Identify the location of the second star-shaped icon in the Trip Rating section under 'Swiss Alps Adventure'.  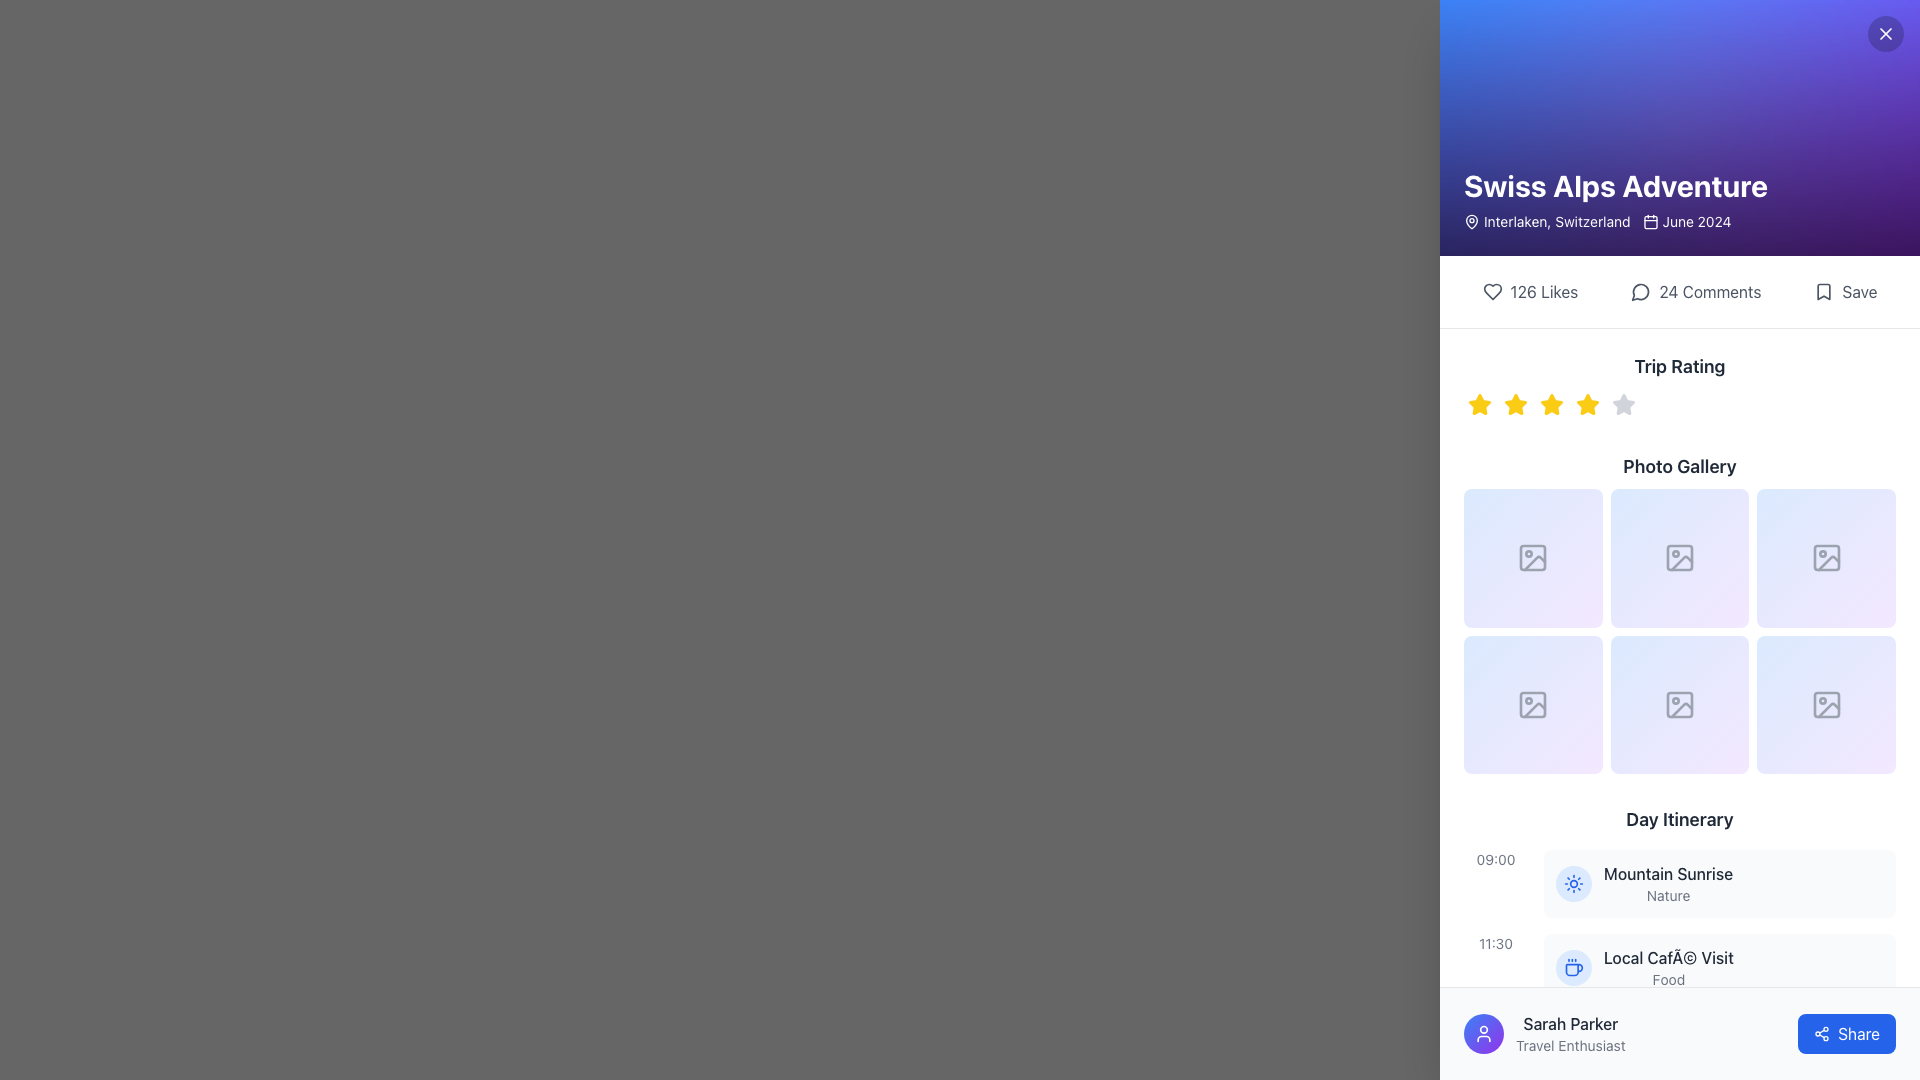
(1516, 404).